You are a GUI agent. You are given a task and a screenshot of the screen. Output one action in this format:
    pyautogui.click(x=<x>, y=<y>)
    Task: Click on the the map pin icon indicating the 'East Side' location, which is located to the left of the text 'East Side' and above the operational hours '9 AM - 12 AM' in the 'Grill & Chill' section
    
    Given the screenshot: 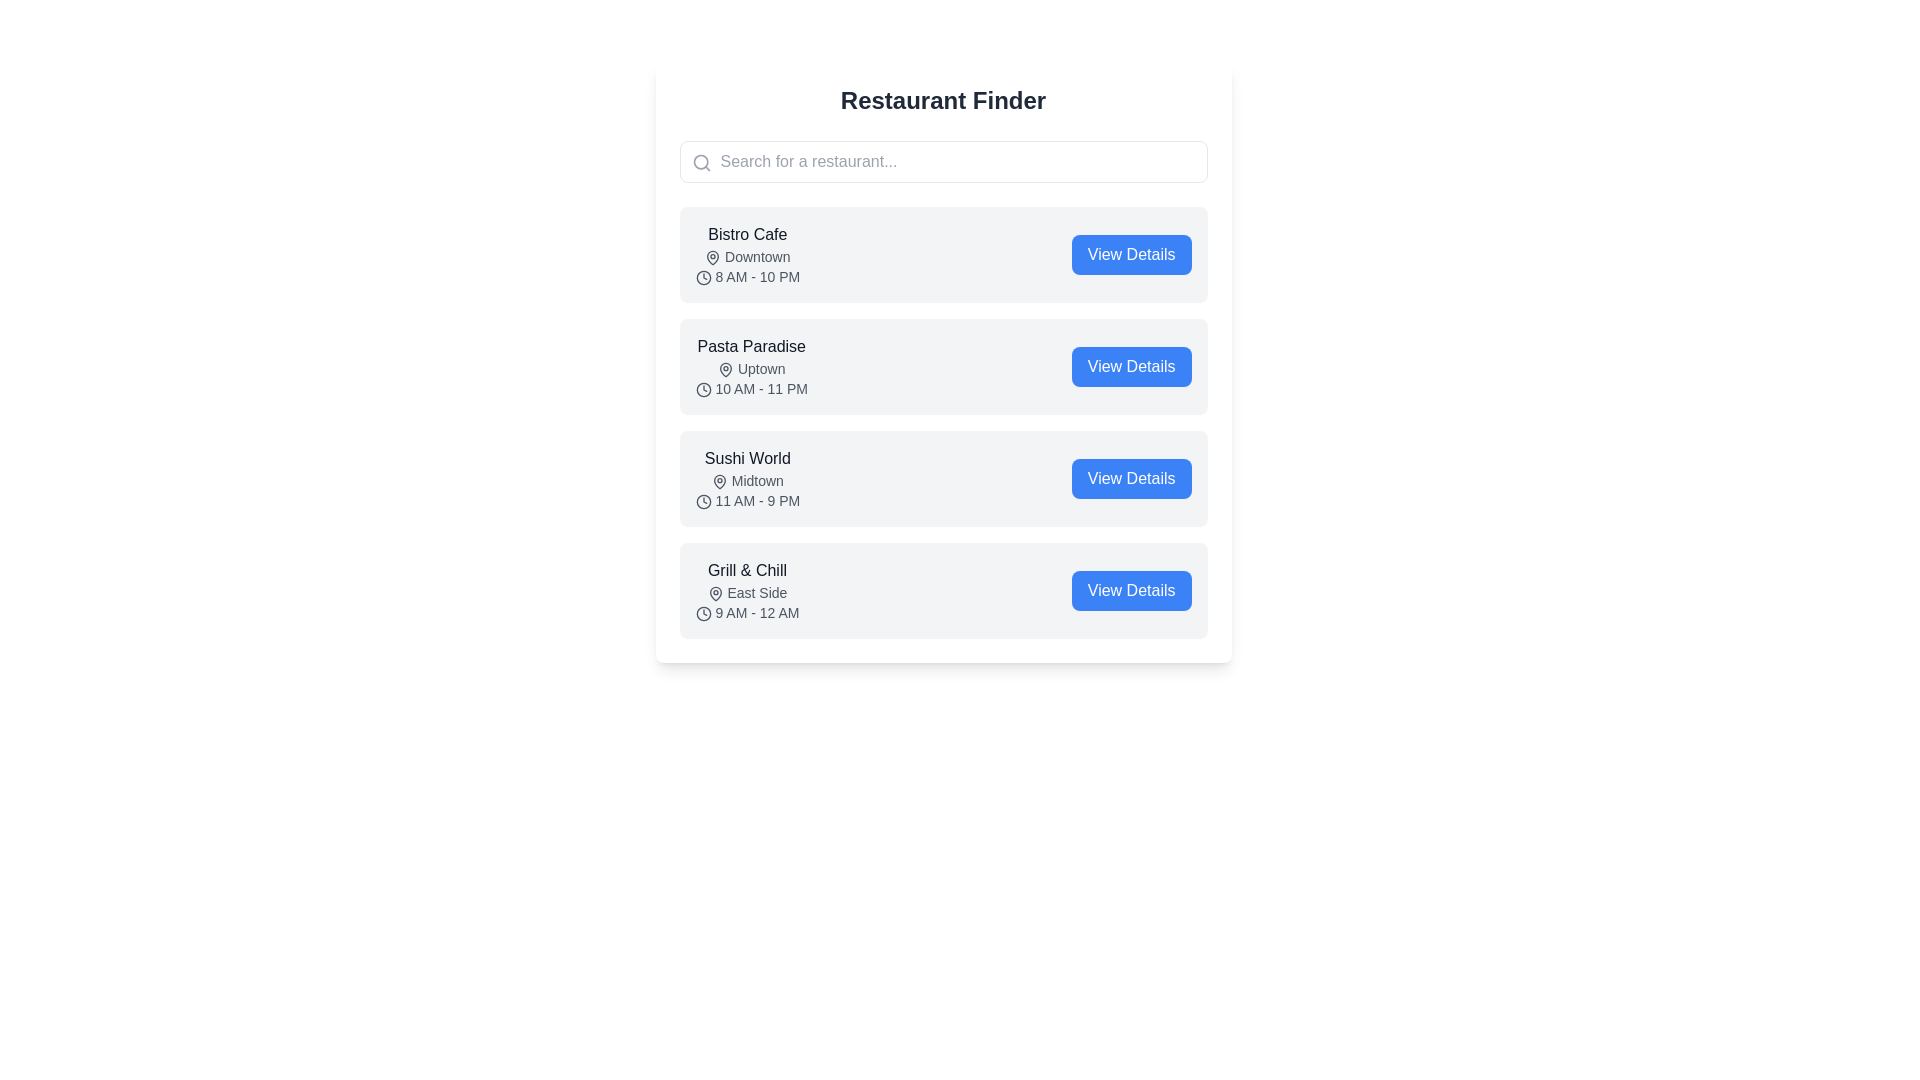 What is the action you would take?
    pyautogui.click(x=715, y=593)
    